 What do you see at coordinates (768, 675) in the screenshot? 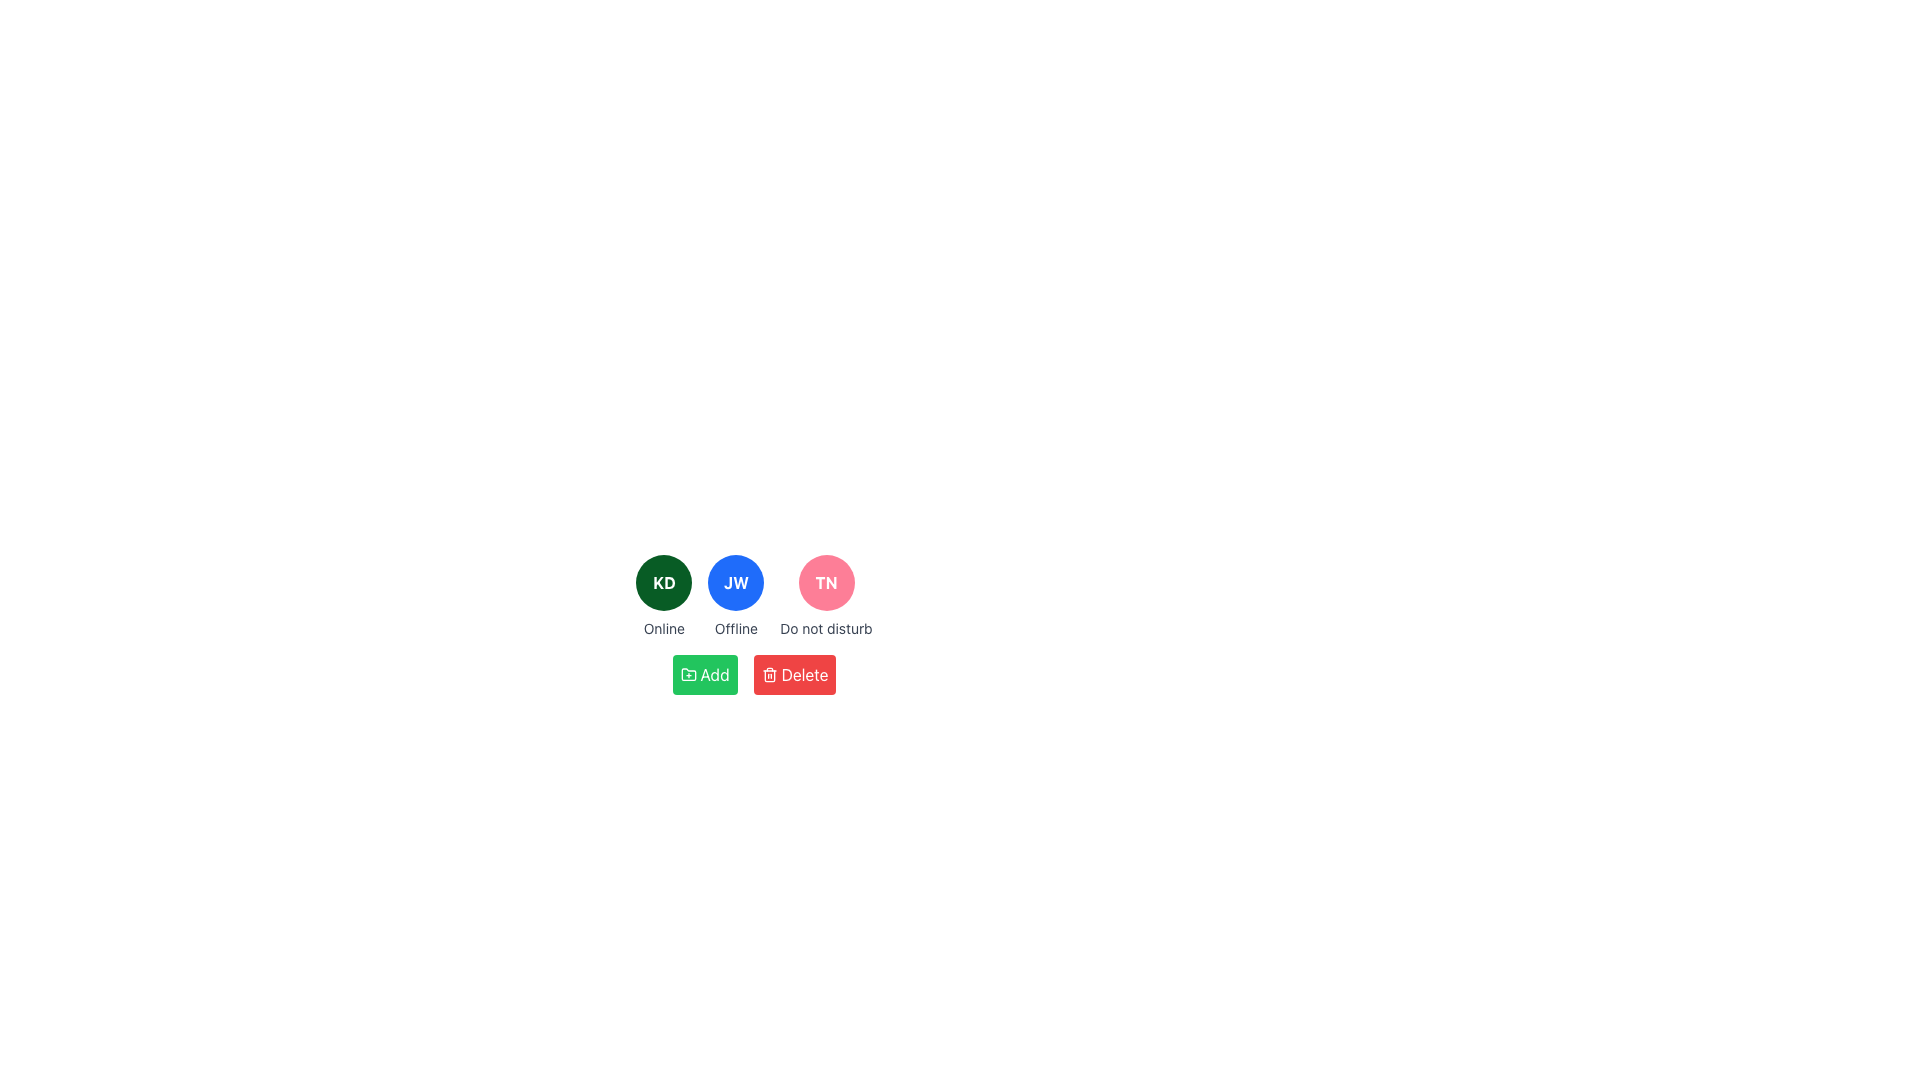
I see `the trash bin icon located within the red 'Delete' button` at bounding box center [768, 675].